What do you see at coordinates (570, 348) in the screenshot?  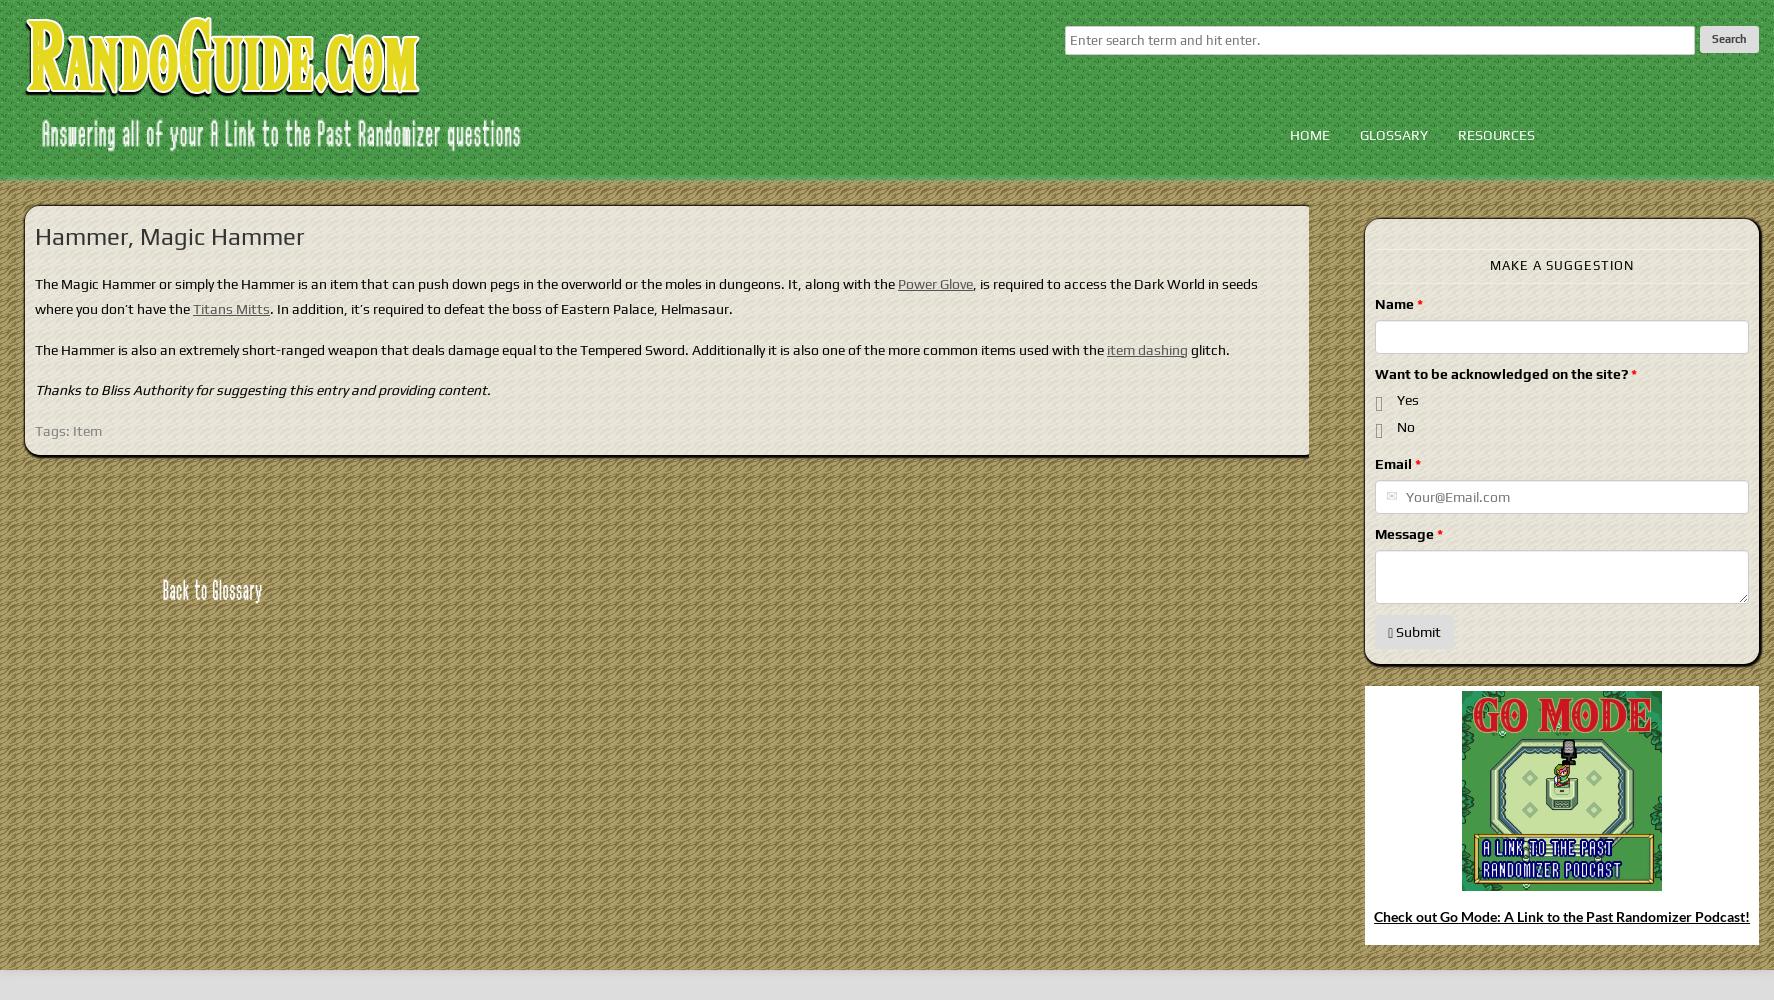 I see `'The Hammer is also an extremely short-ranged weapon that deals damage equal to the Tempered Sword. Additionally it is also one of the more common items used with the'` at bounding box center [570, 348].